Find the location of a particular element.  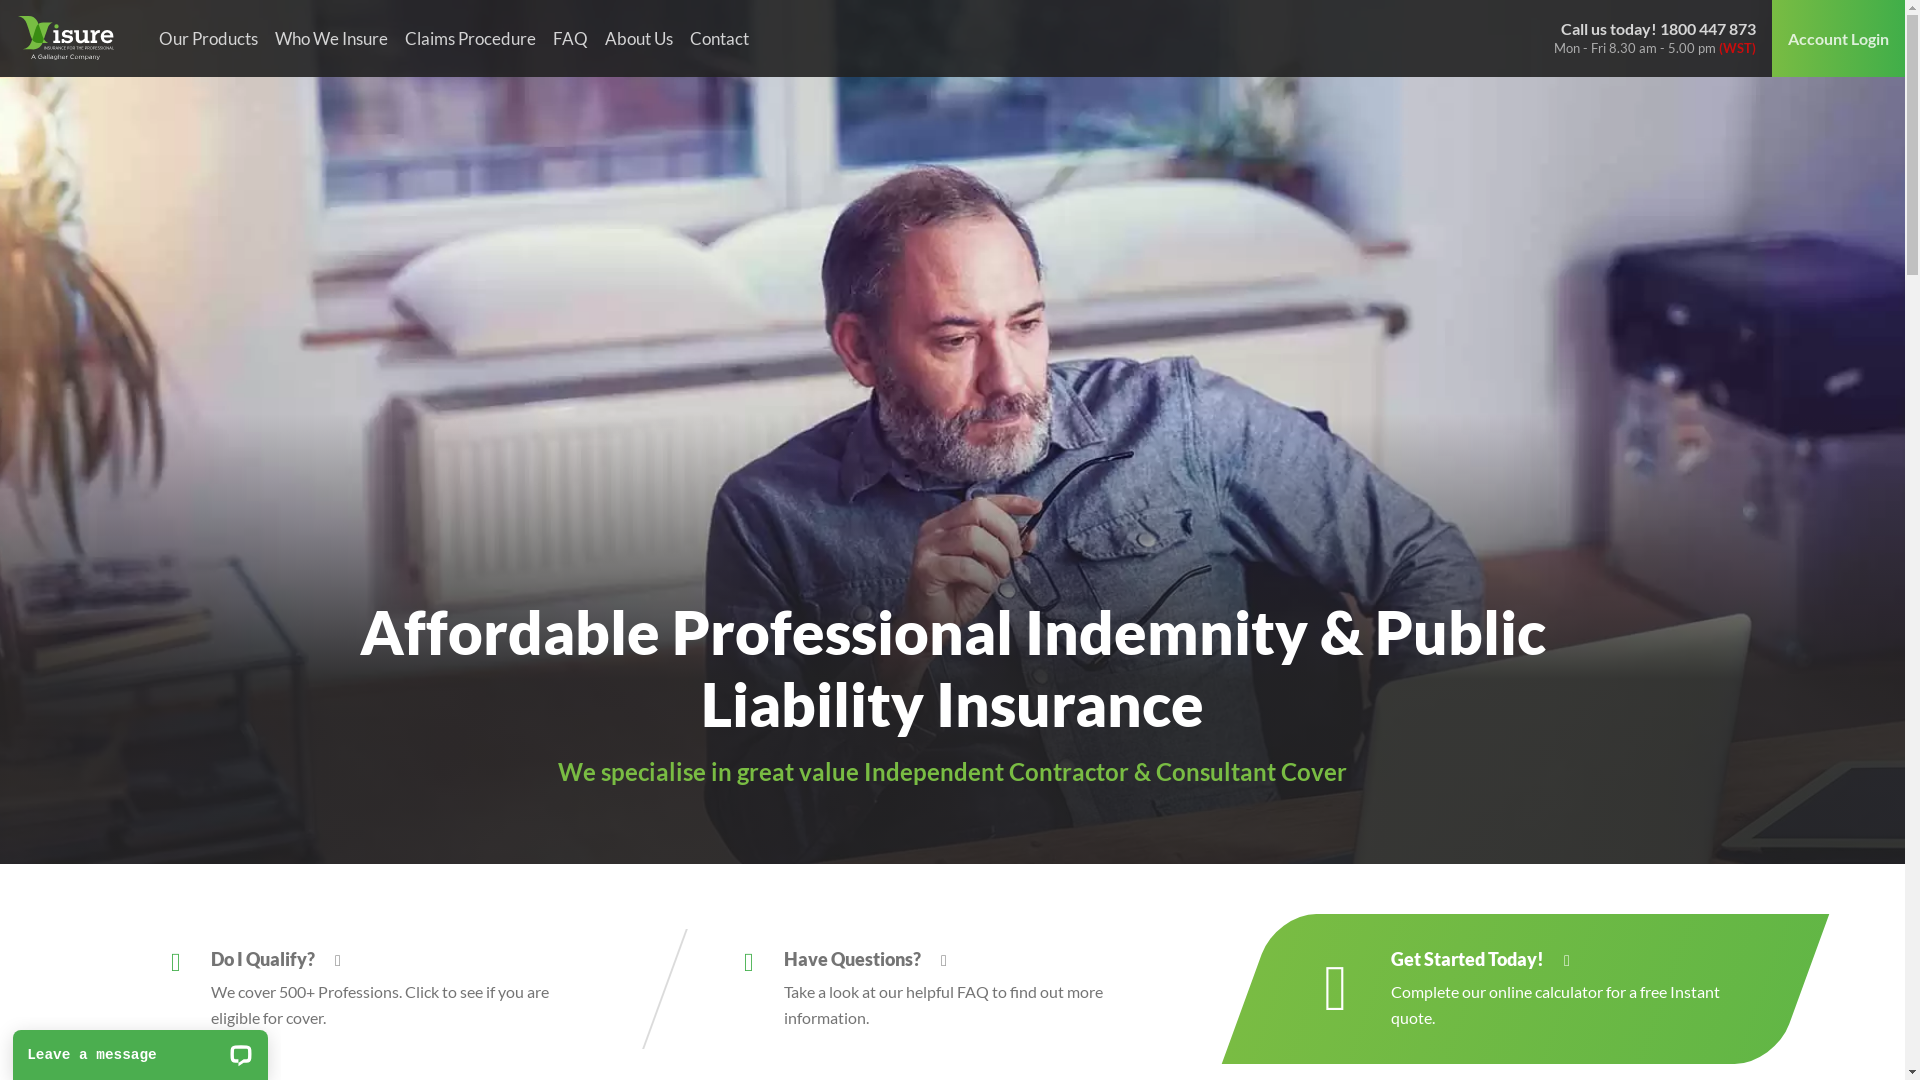

'Claims Procedure' is located at coordinates (469, 38).